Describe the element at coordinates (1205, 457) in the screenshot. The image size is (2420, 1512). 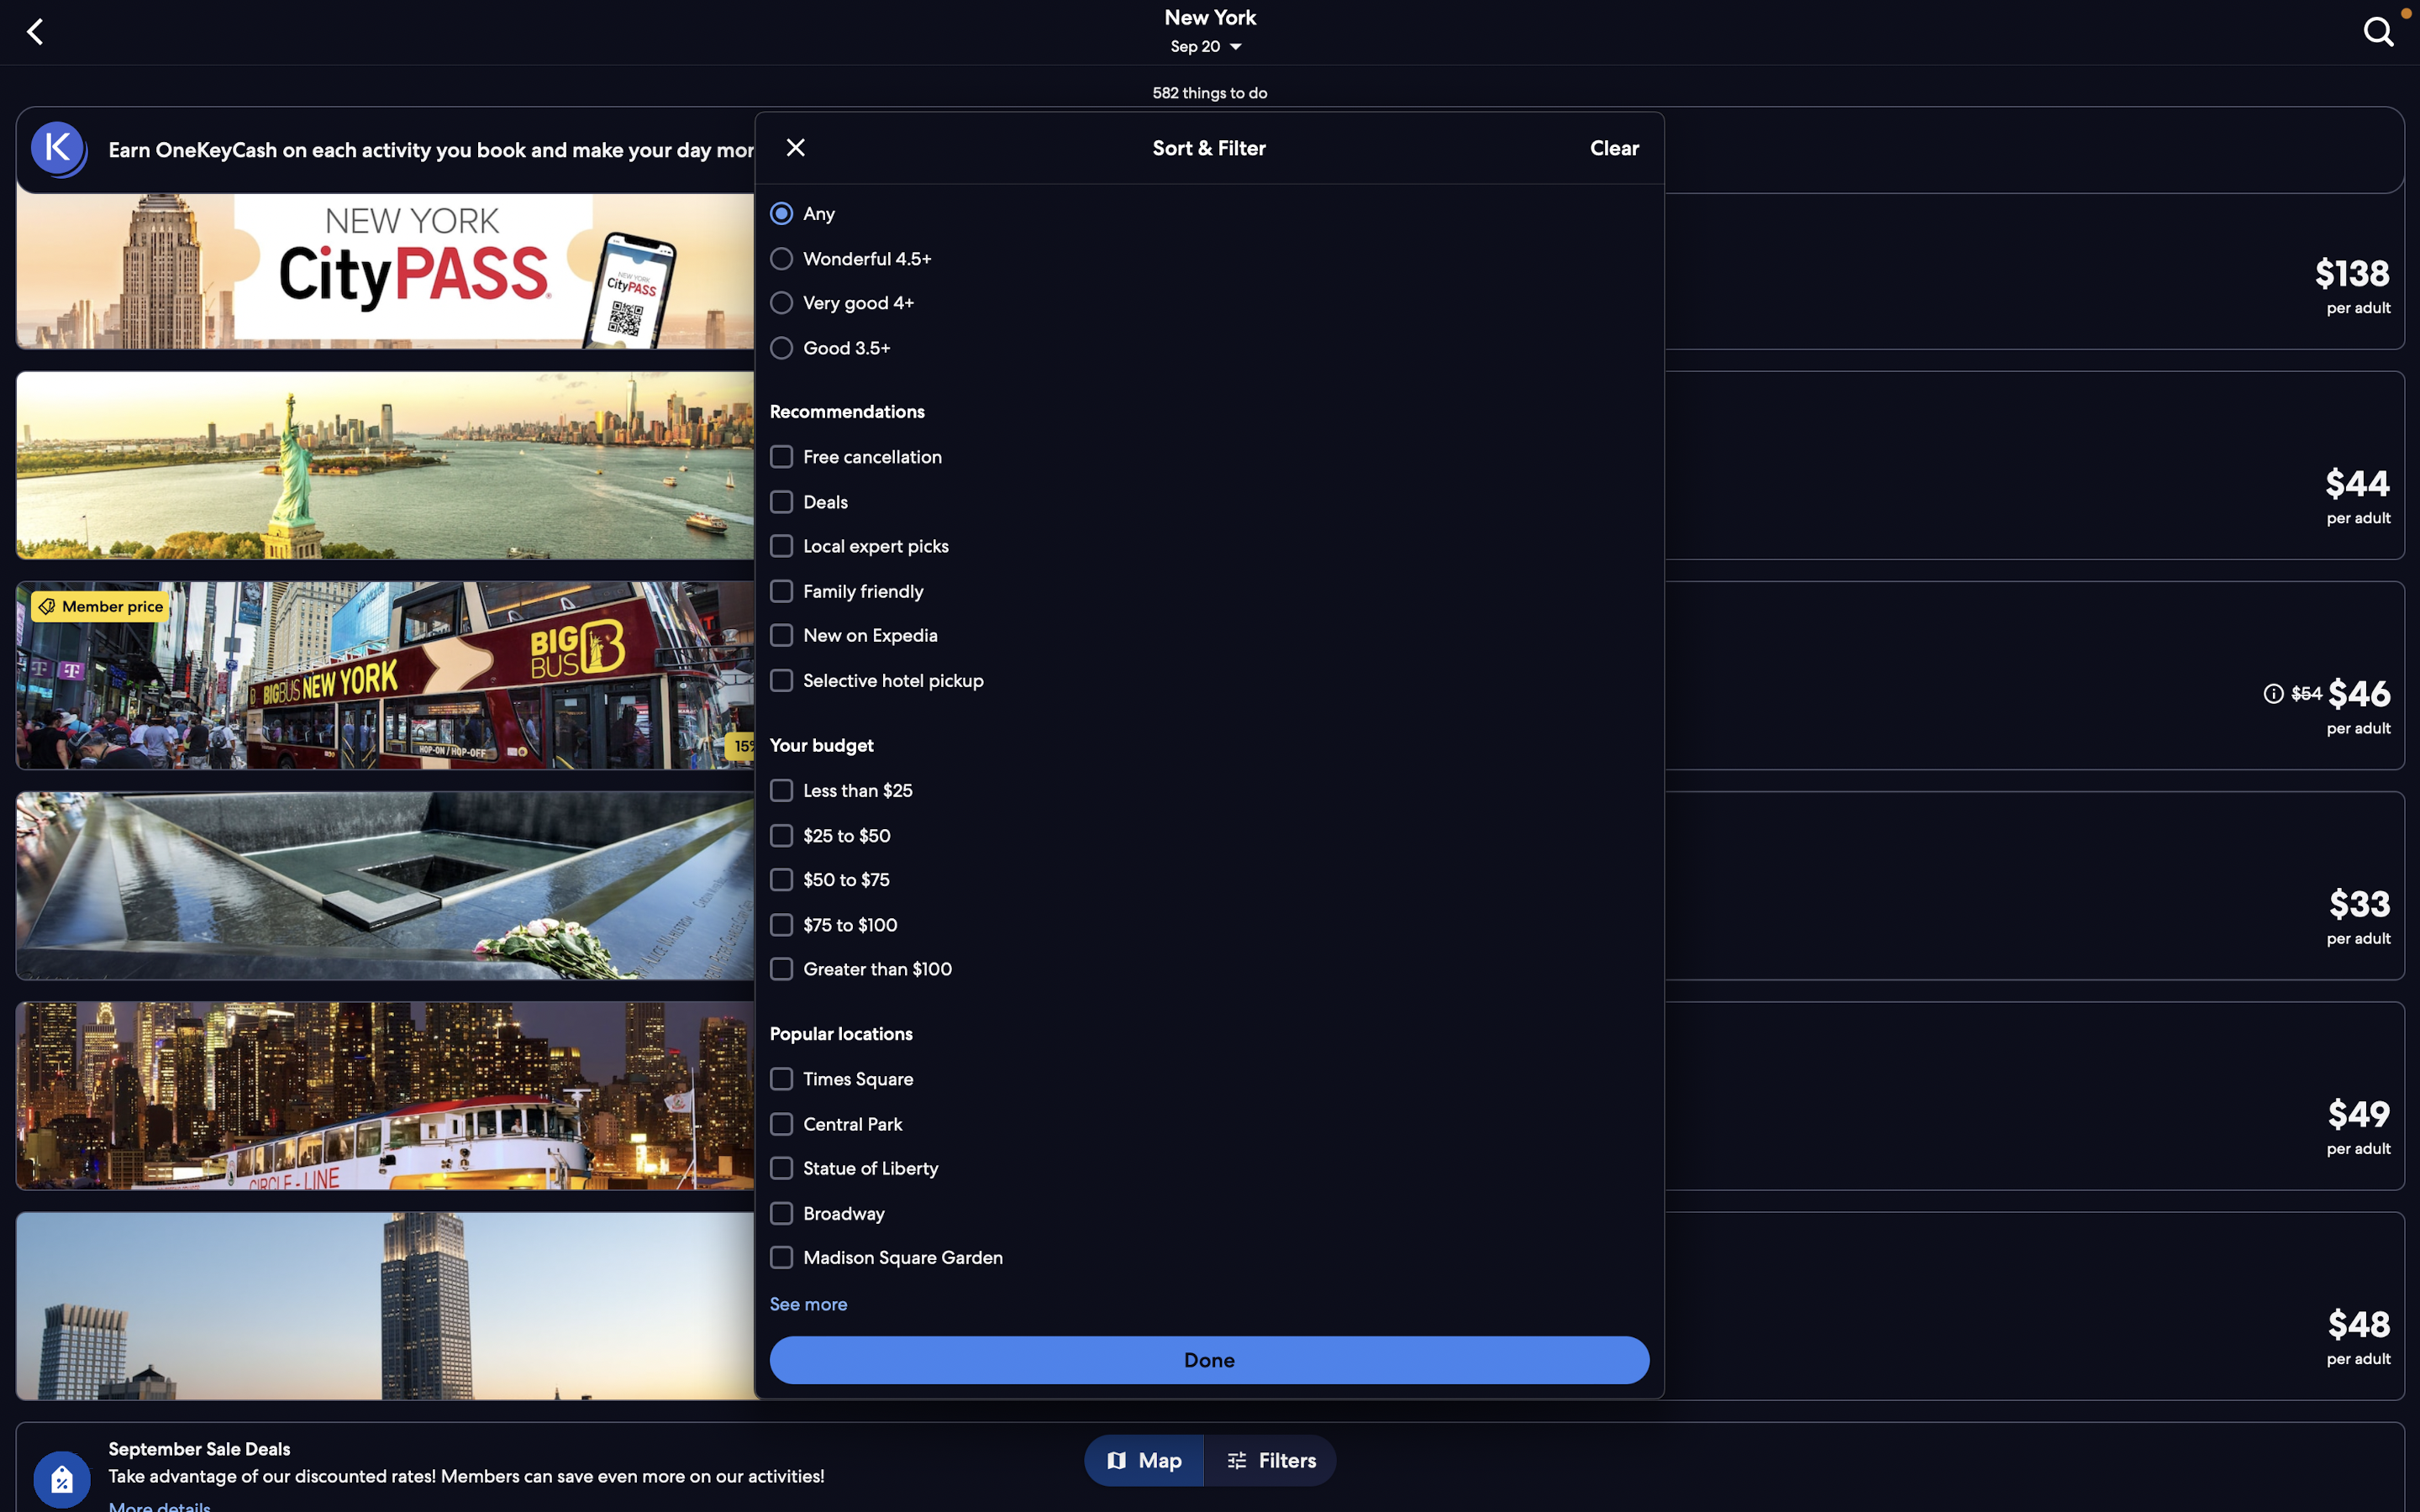
I see `options for unrestricted cancelation and suitable for families` at that location.